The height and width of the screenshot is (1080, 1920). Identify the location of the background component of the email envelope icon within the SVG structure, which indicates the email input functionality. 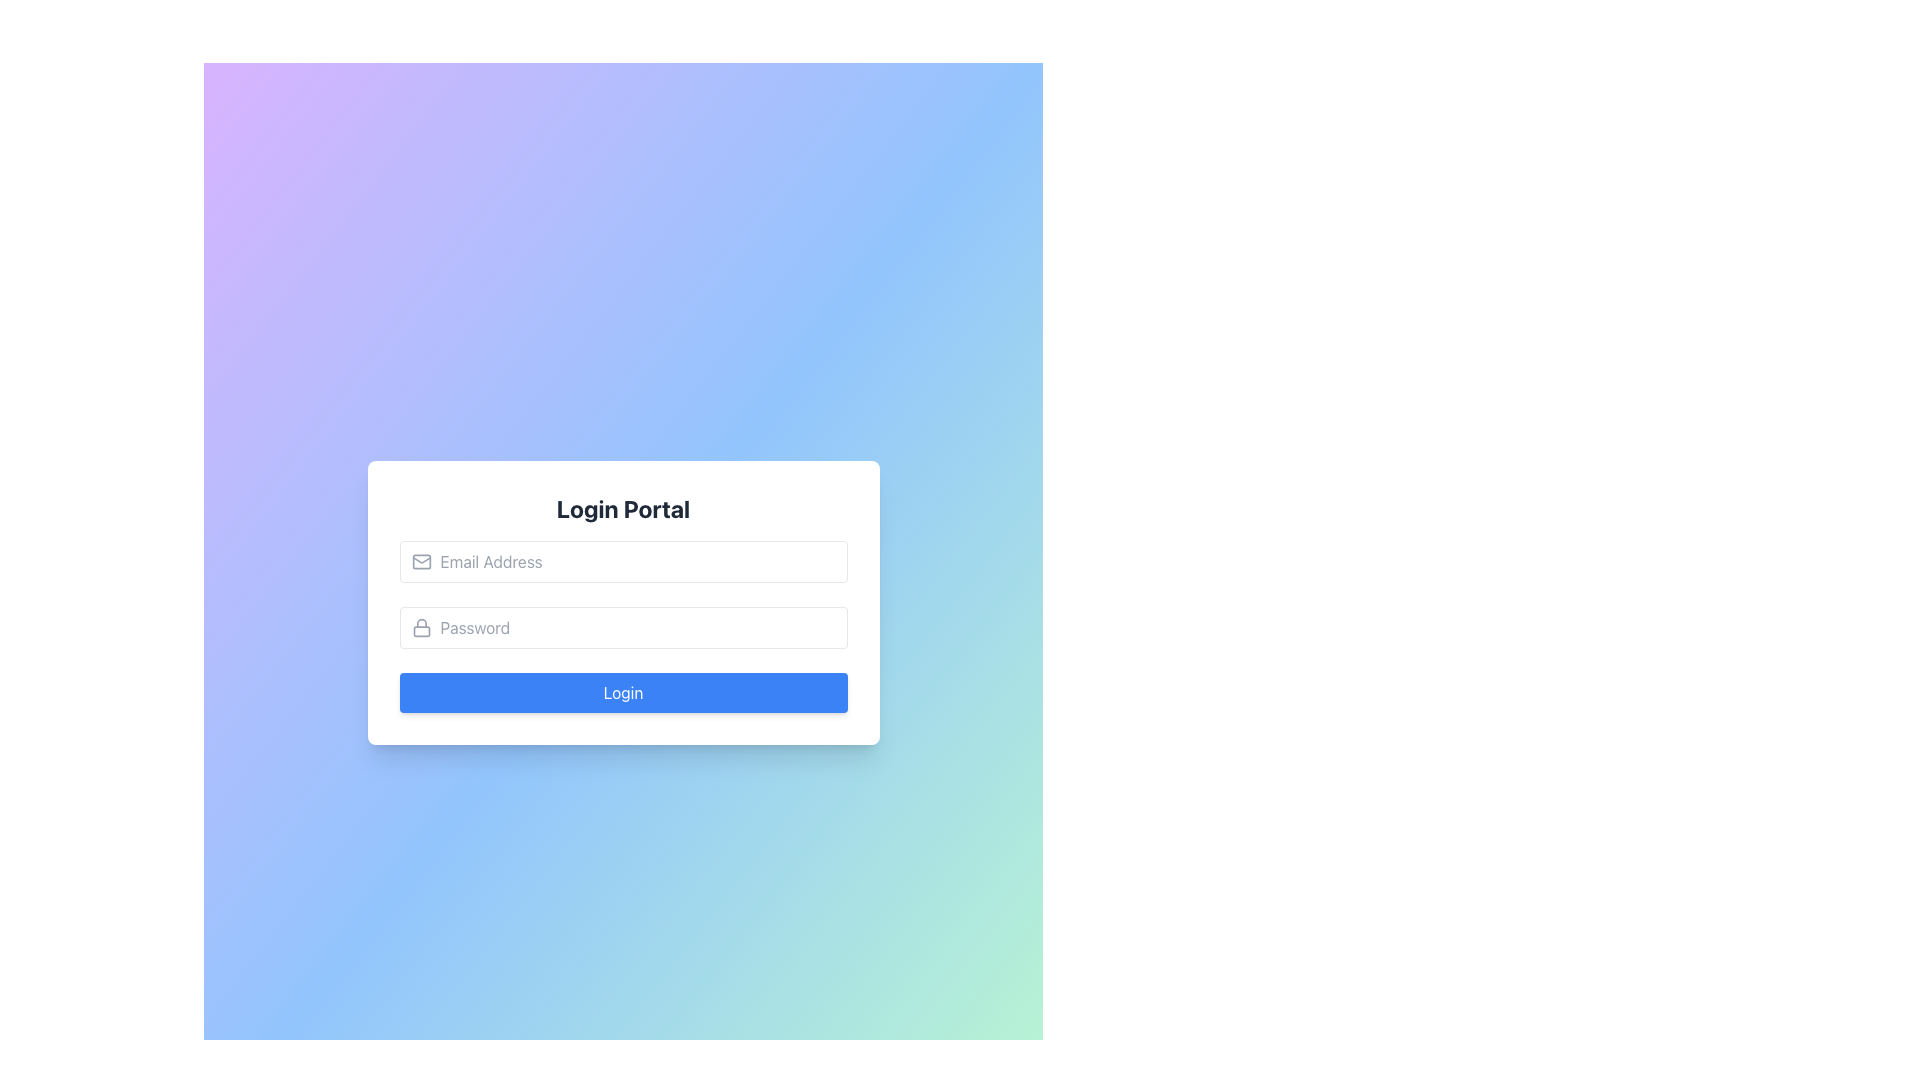
(420, 562).